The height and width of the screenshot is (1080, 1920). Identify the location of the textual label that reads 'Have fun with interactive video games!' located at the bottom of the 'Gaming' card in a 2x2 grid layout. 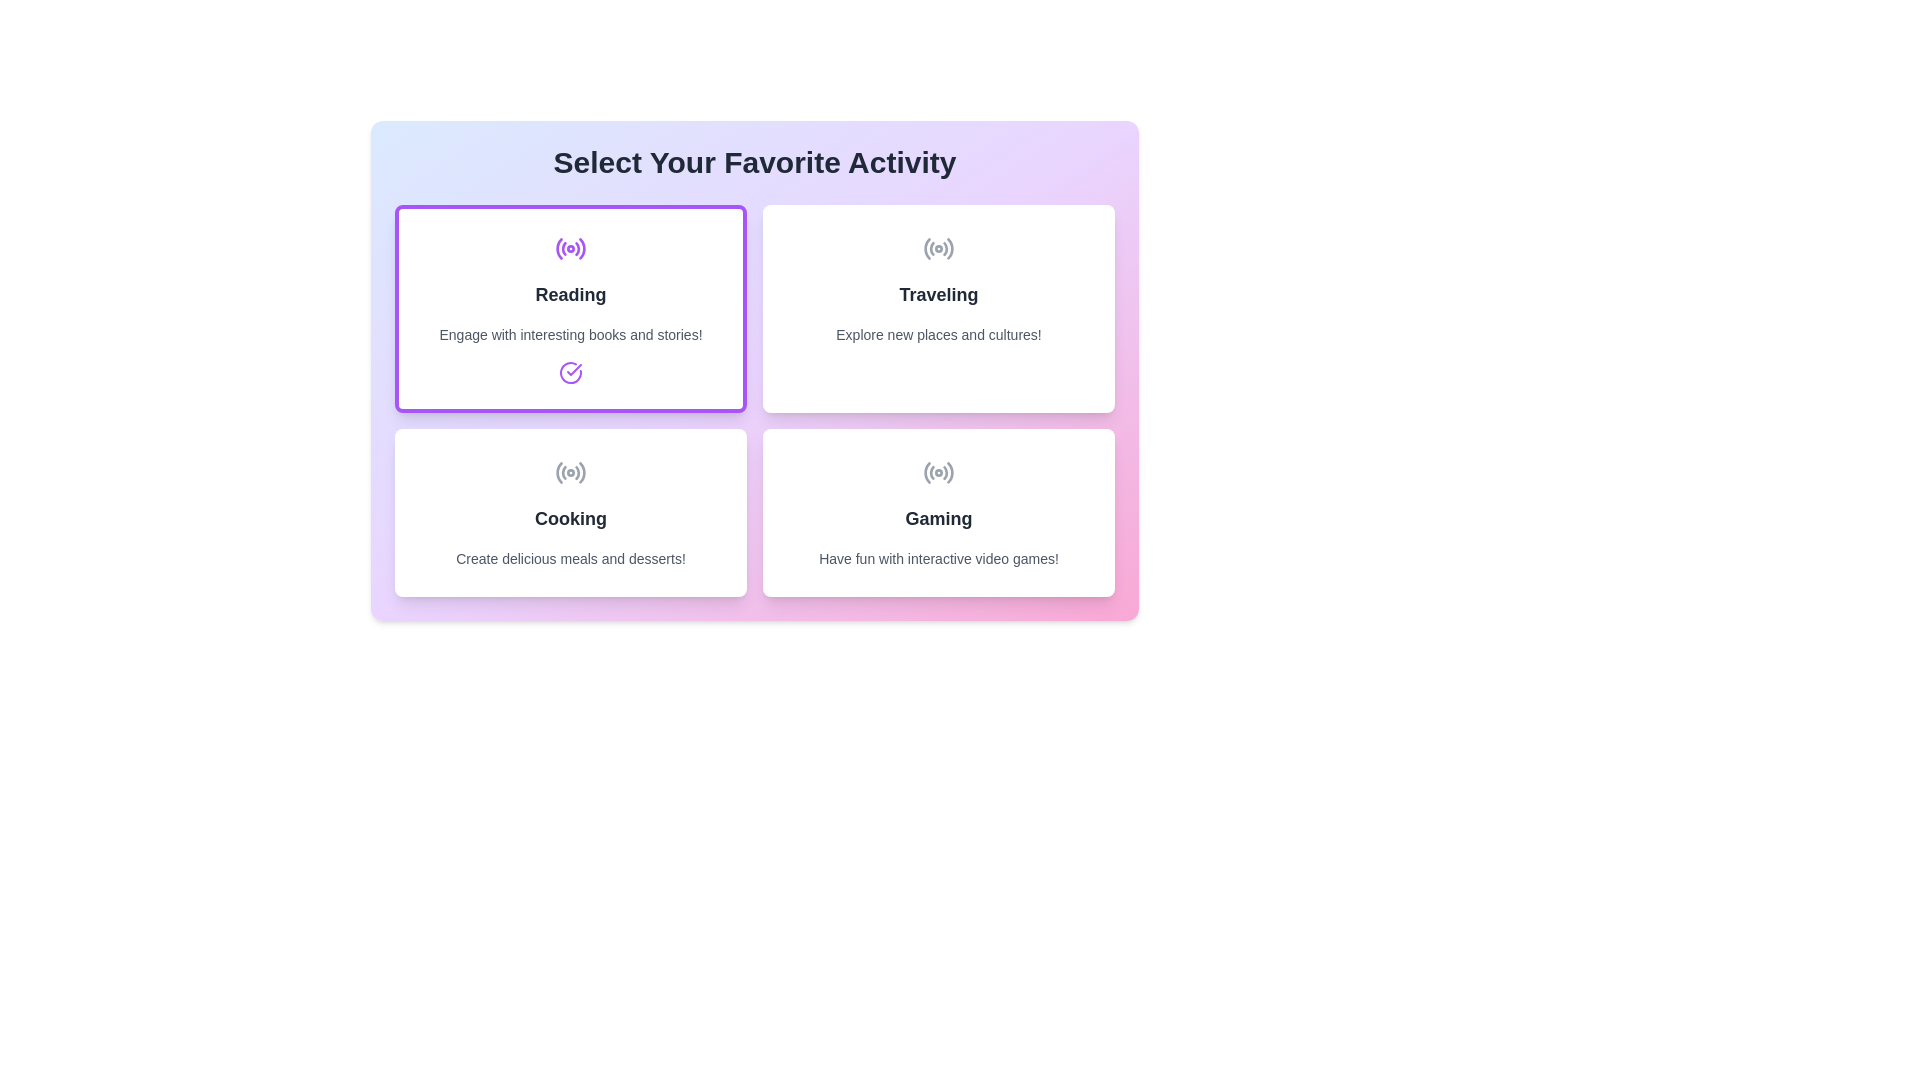
(938, 559).